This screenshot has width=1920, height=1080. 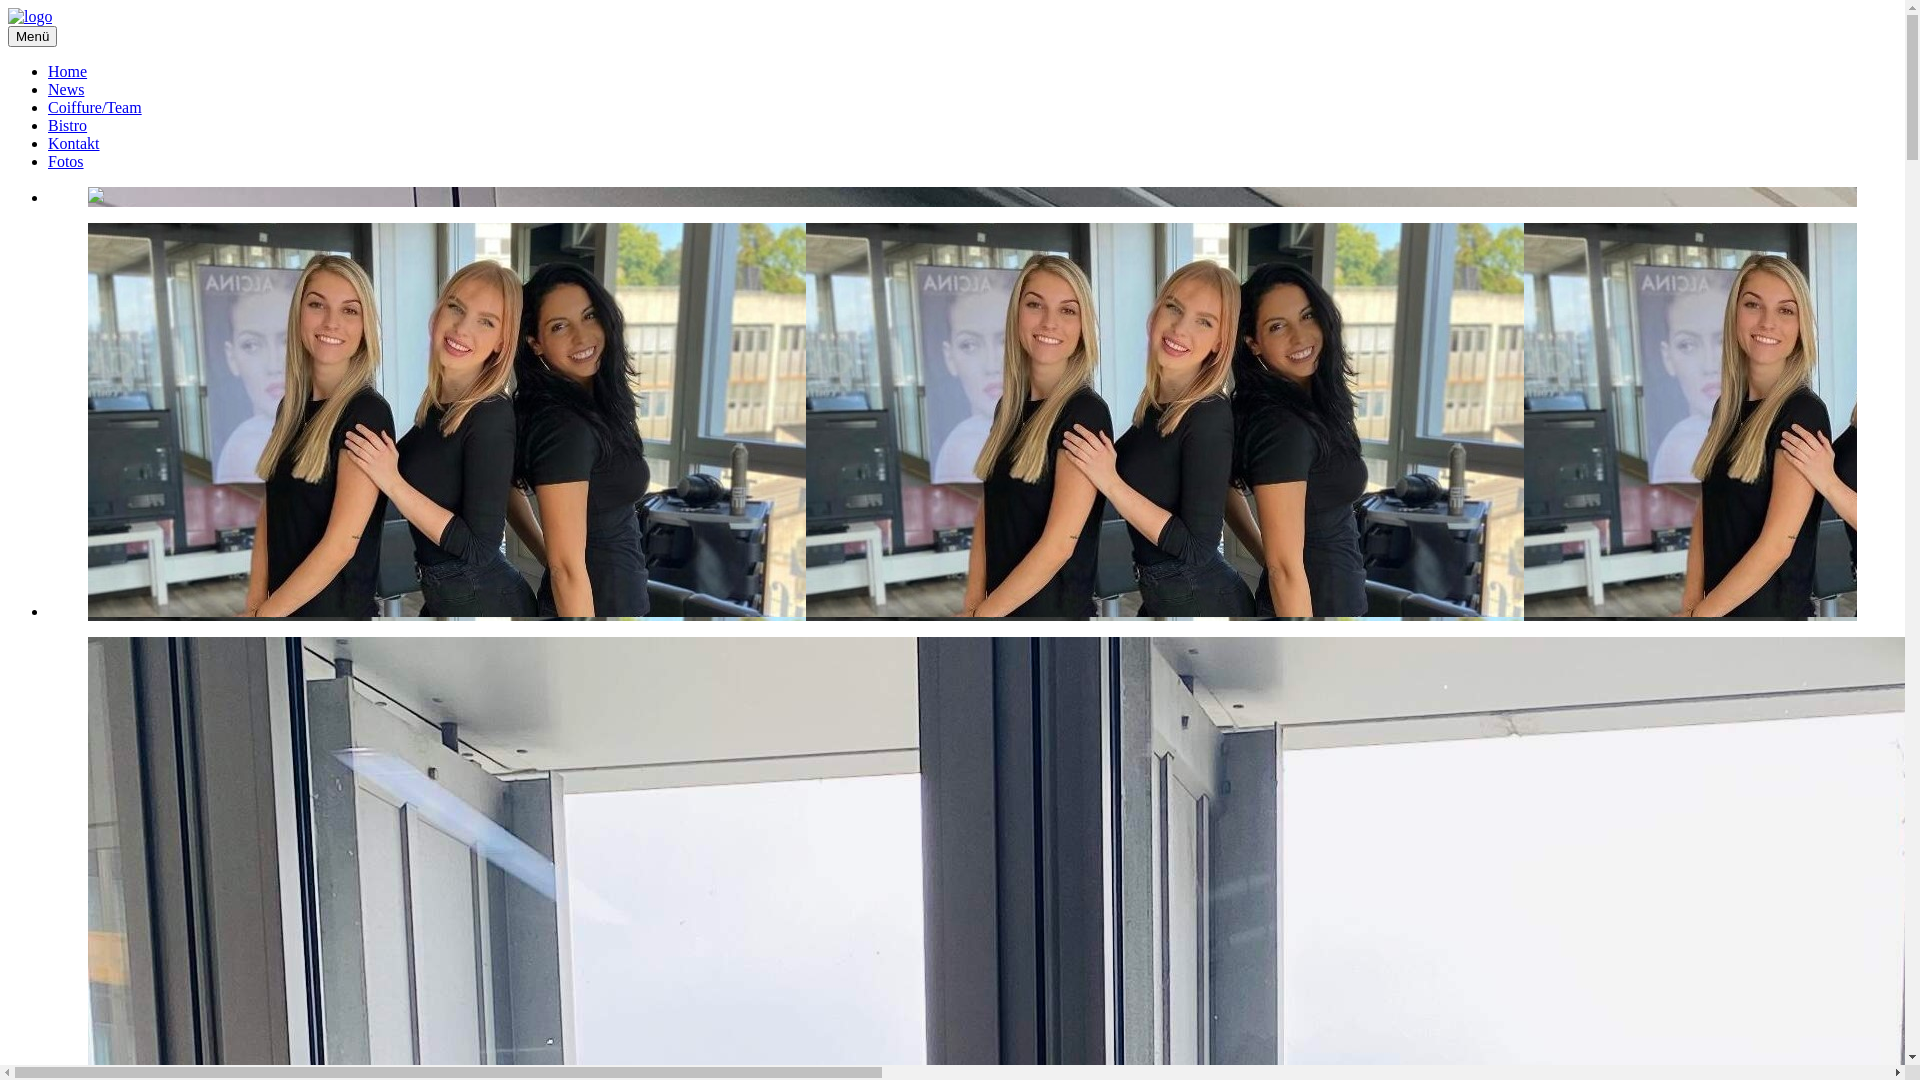 What do you see at coordinates (66, 160) in the screenshot?
I see `'Fotos'` at bounding box center [66, 160].